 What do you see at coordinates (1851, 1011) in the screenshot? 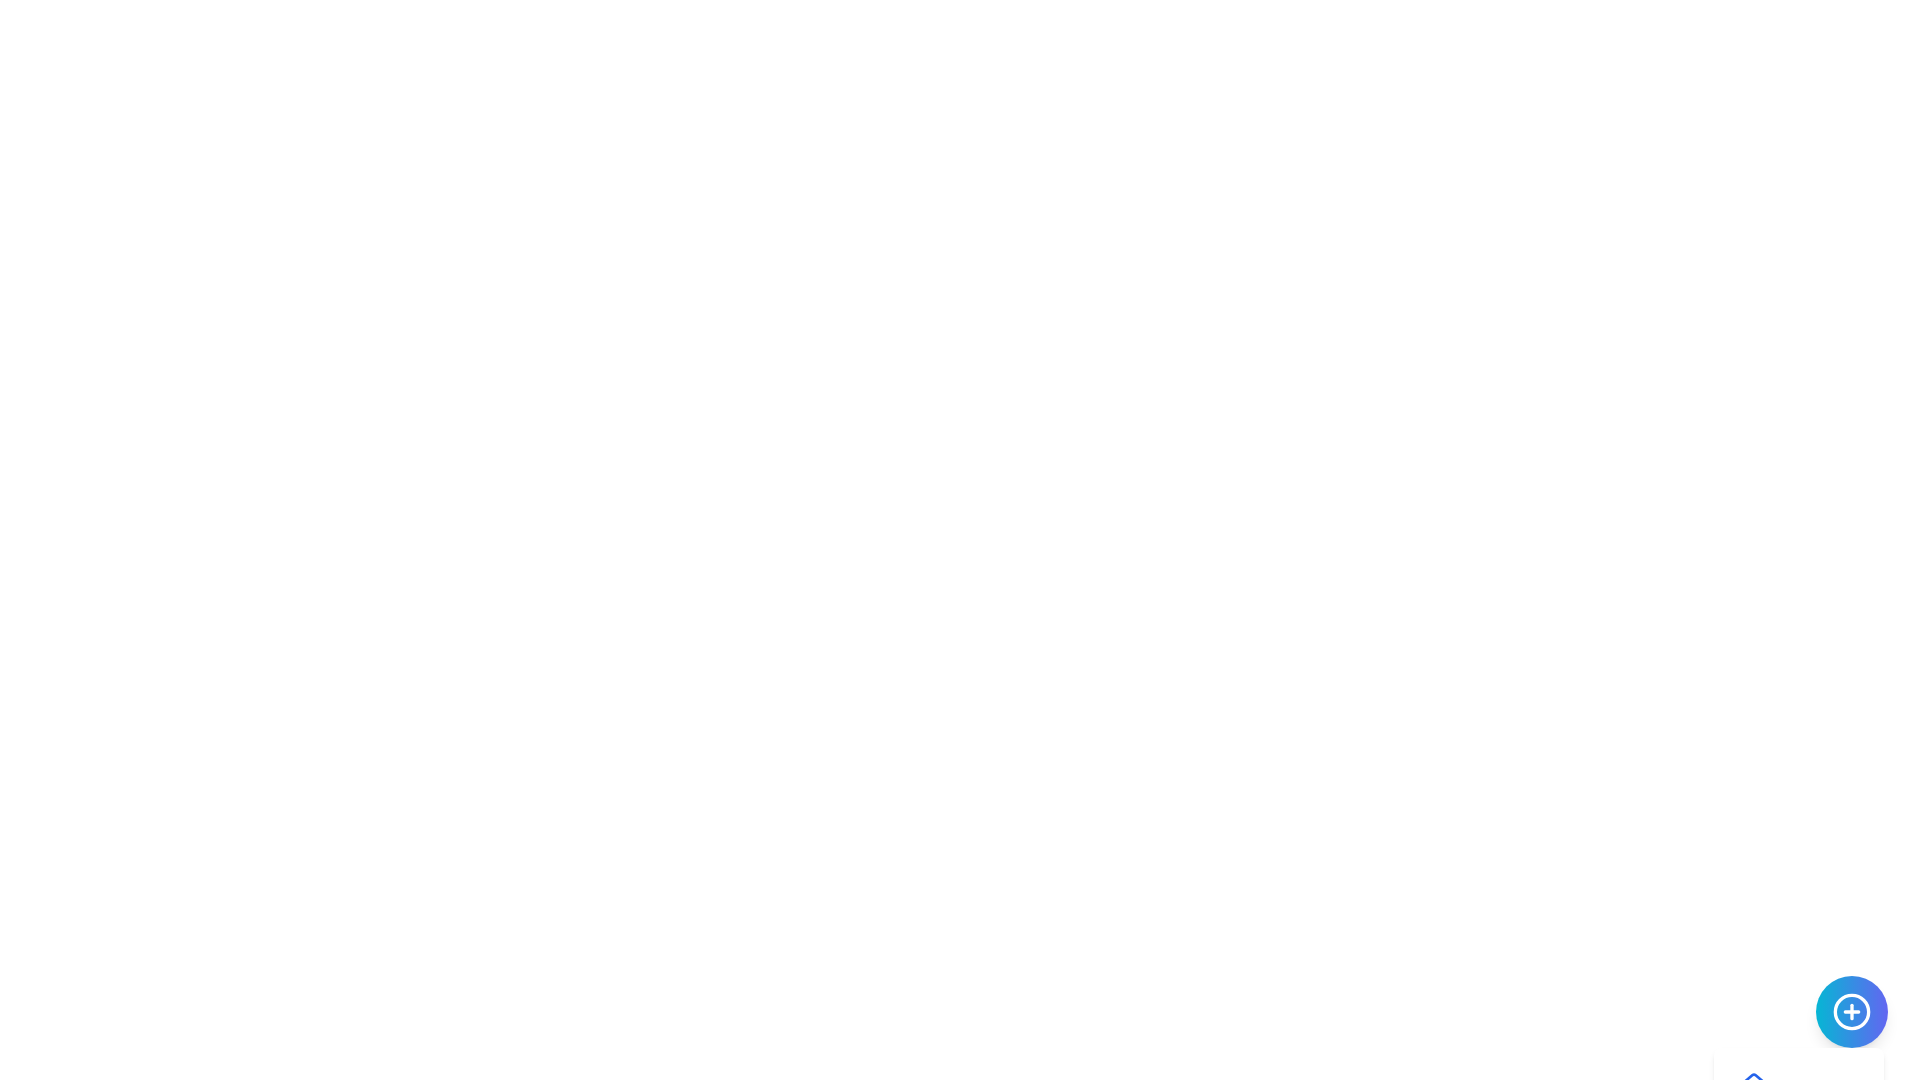
I see `the speed dial toggle button located at the bottom-right corner of the screen` at bounding box center [1851, 1011].